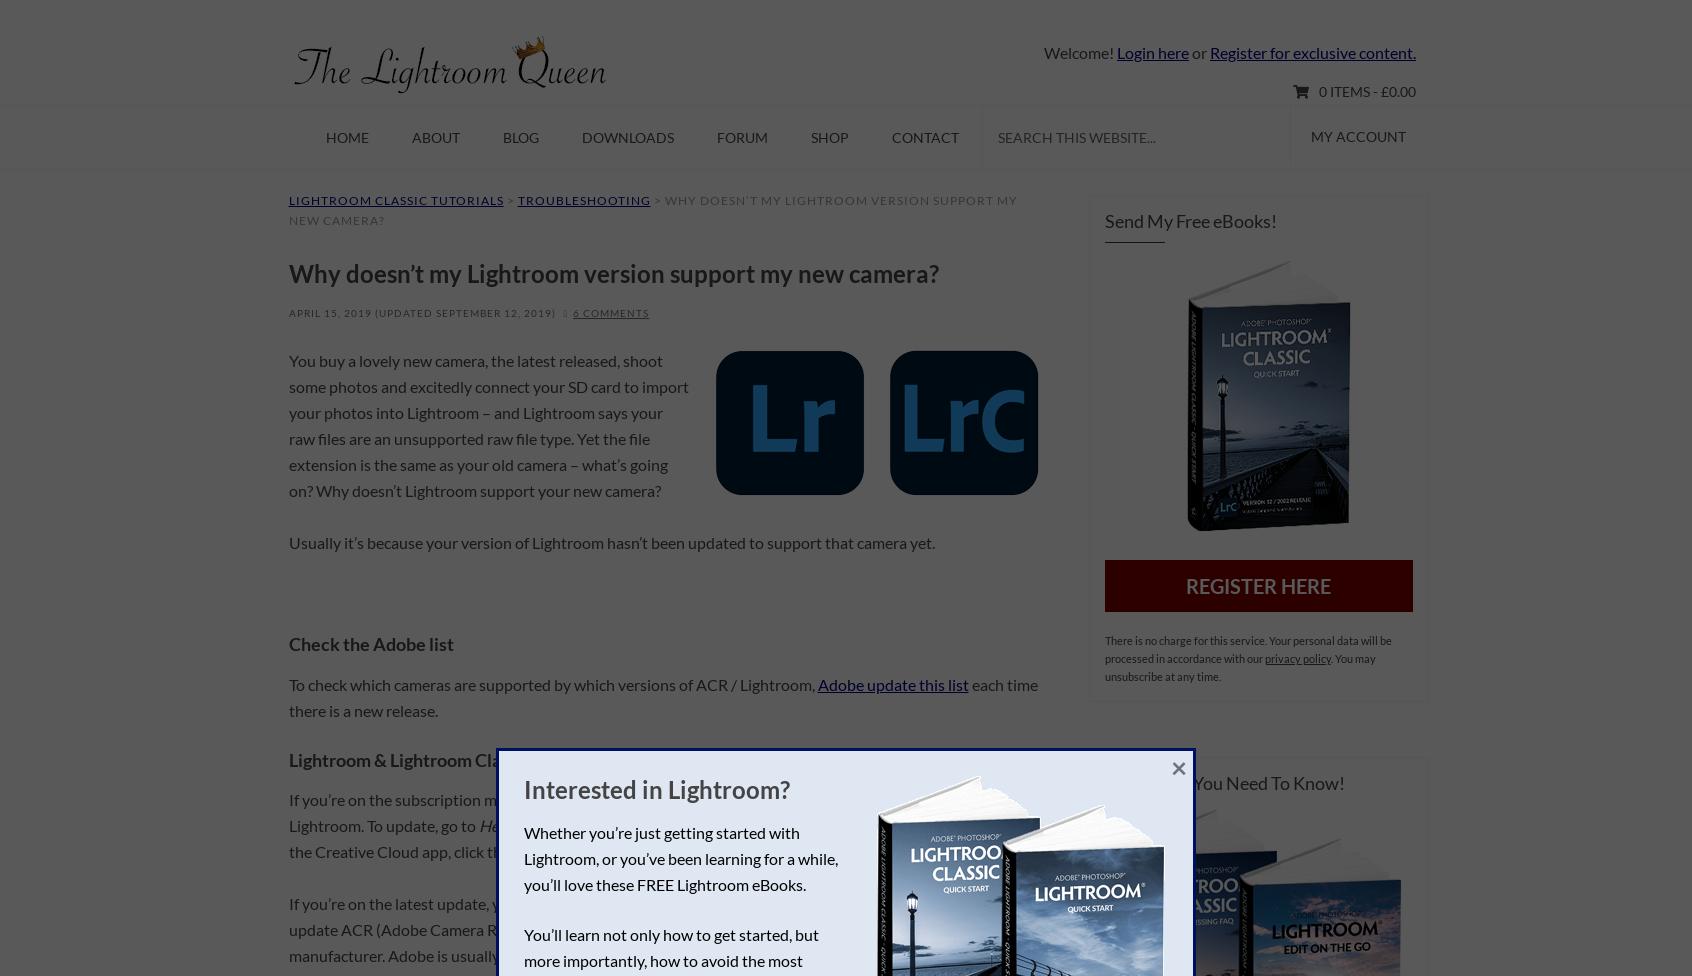 The width and height of the screenshot is (1692, 976). I want to click on 'Contact', so click(925, 136).